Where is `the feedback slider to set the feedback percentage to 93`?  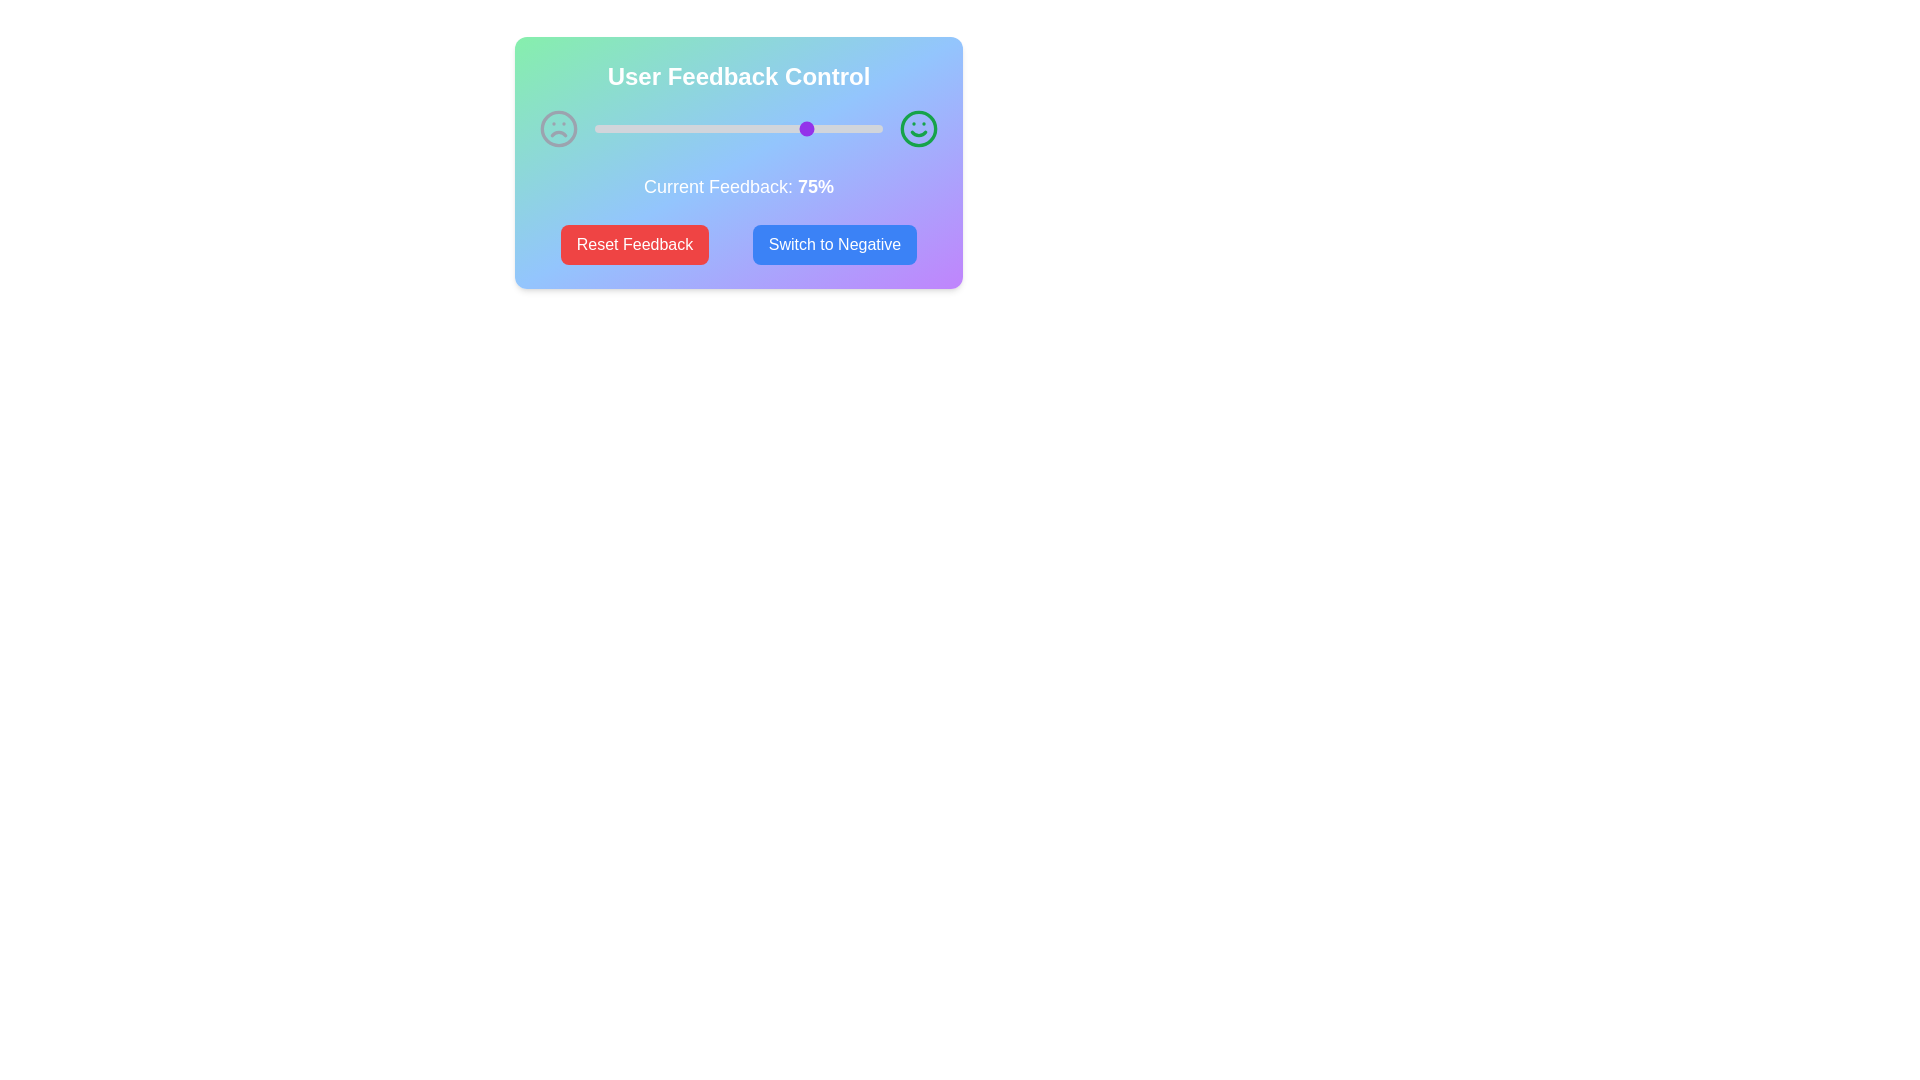 the feedback slider to set the feedback percentage to 93 is located at coordinates (862, 128).